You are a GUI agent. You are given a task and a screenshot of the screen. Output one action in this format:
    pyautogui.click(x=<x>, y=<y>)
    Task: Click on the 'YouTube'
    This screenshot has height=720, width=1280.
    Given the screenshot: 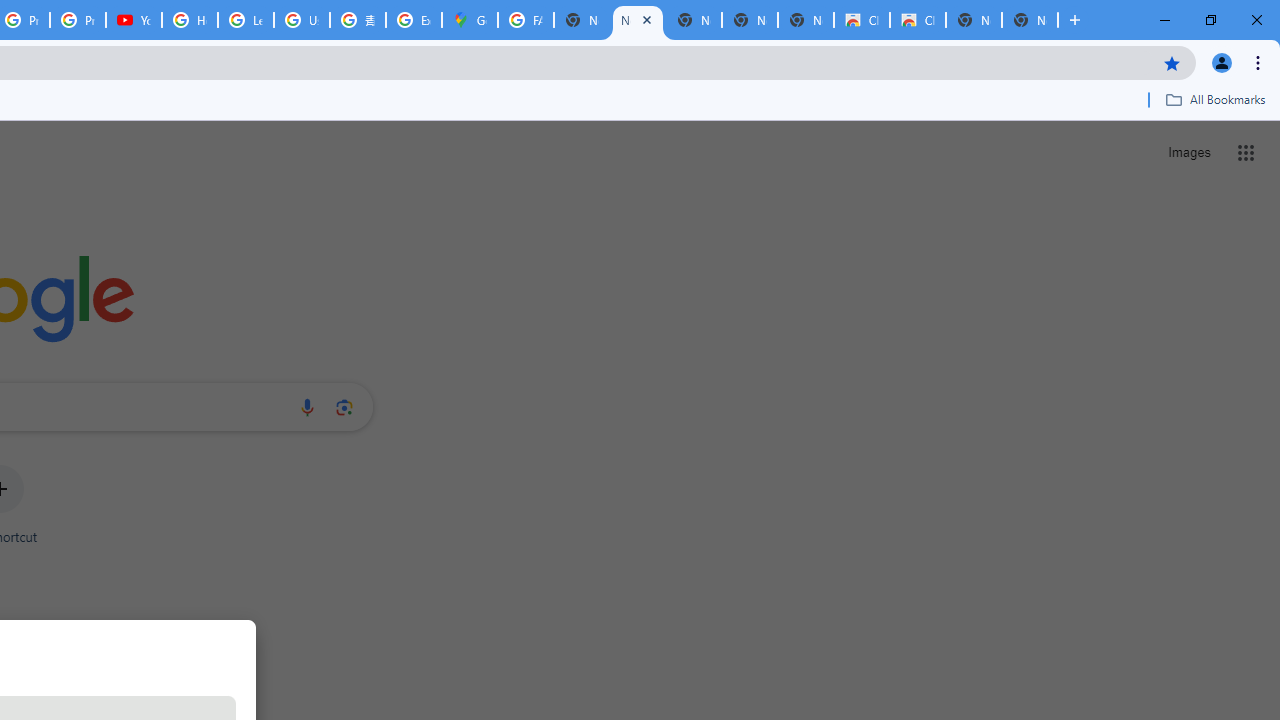 What is the action you would take?
    pyautogui.click(x=133, y=20)
    